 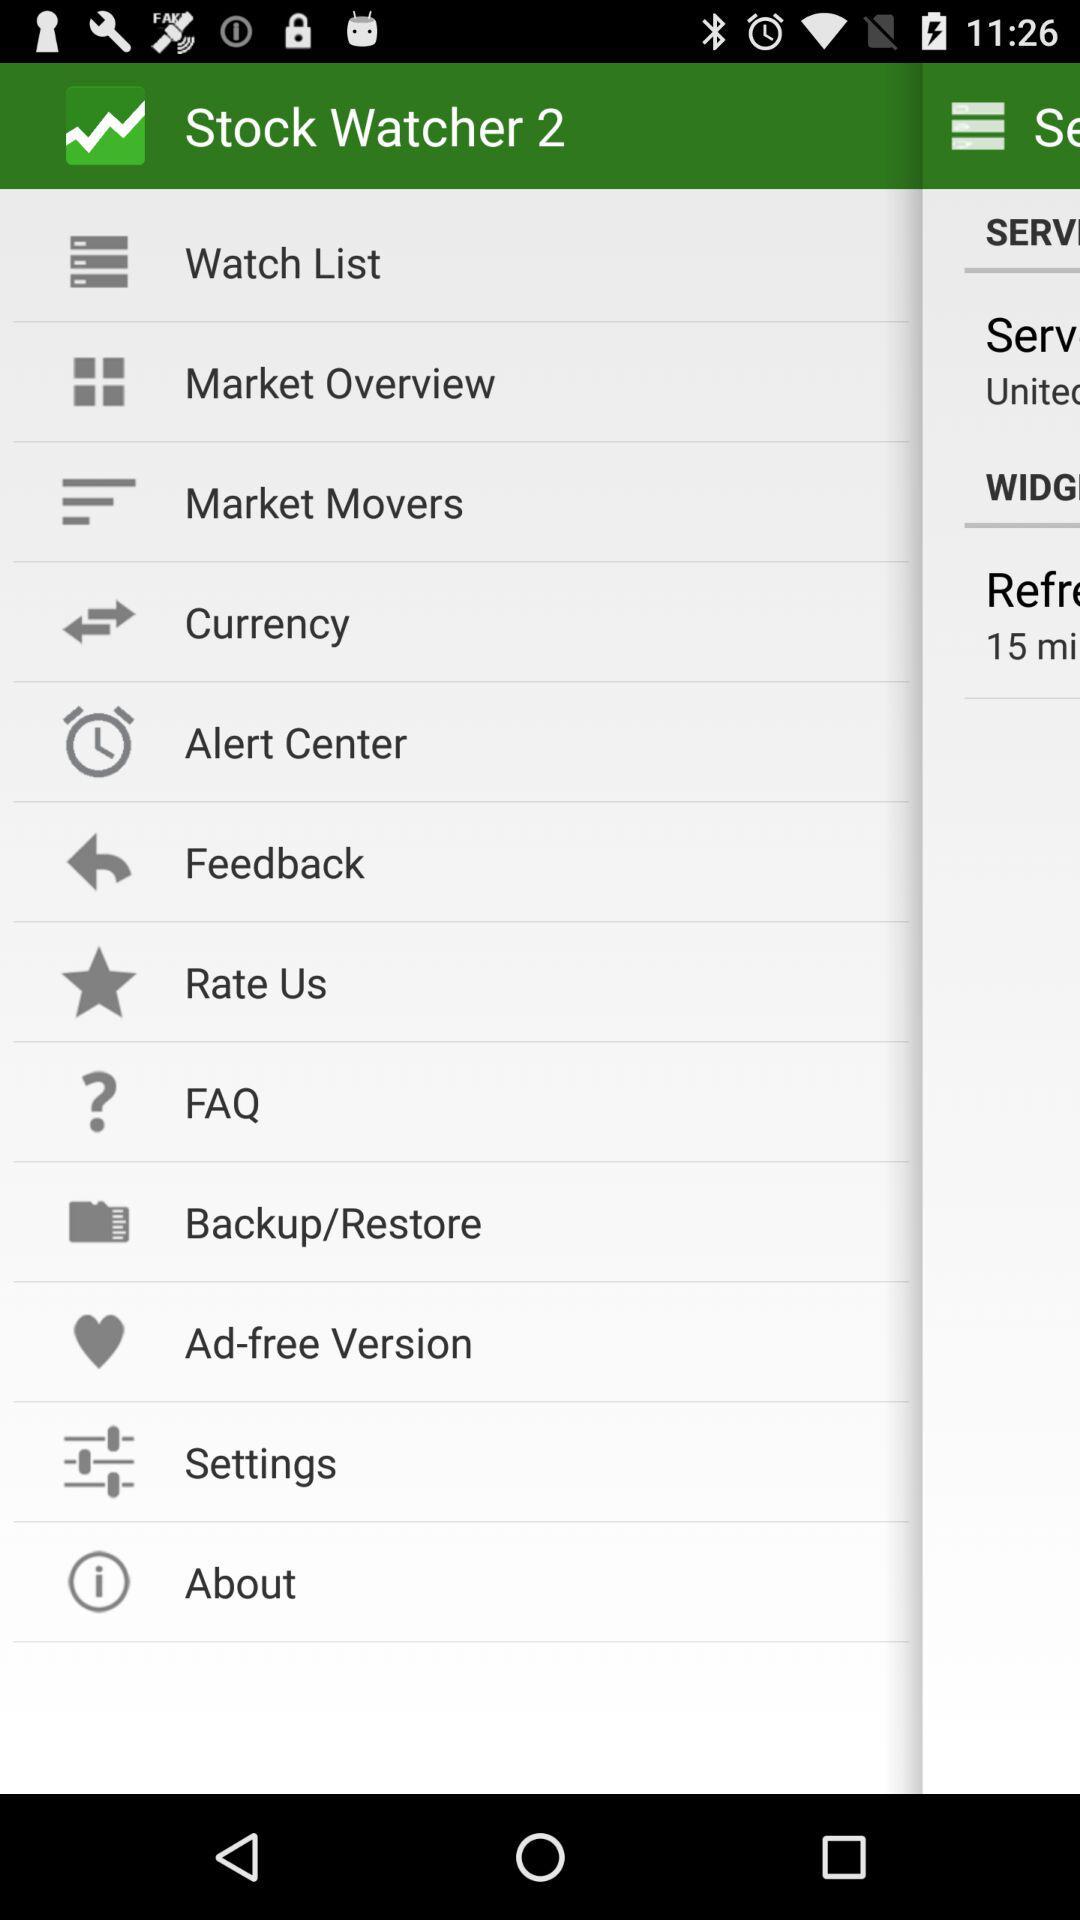 I want to click on app to the left of widgets app, so click(x=532, y=381).